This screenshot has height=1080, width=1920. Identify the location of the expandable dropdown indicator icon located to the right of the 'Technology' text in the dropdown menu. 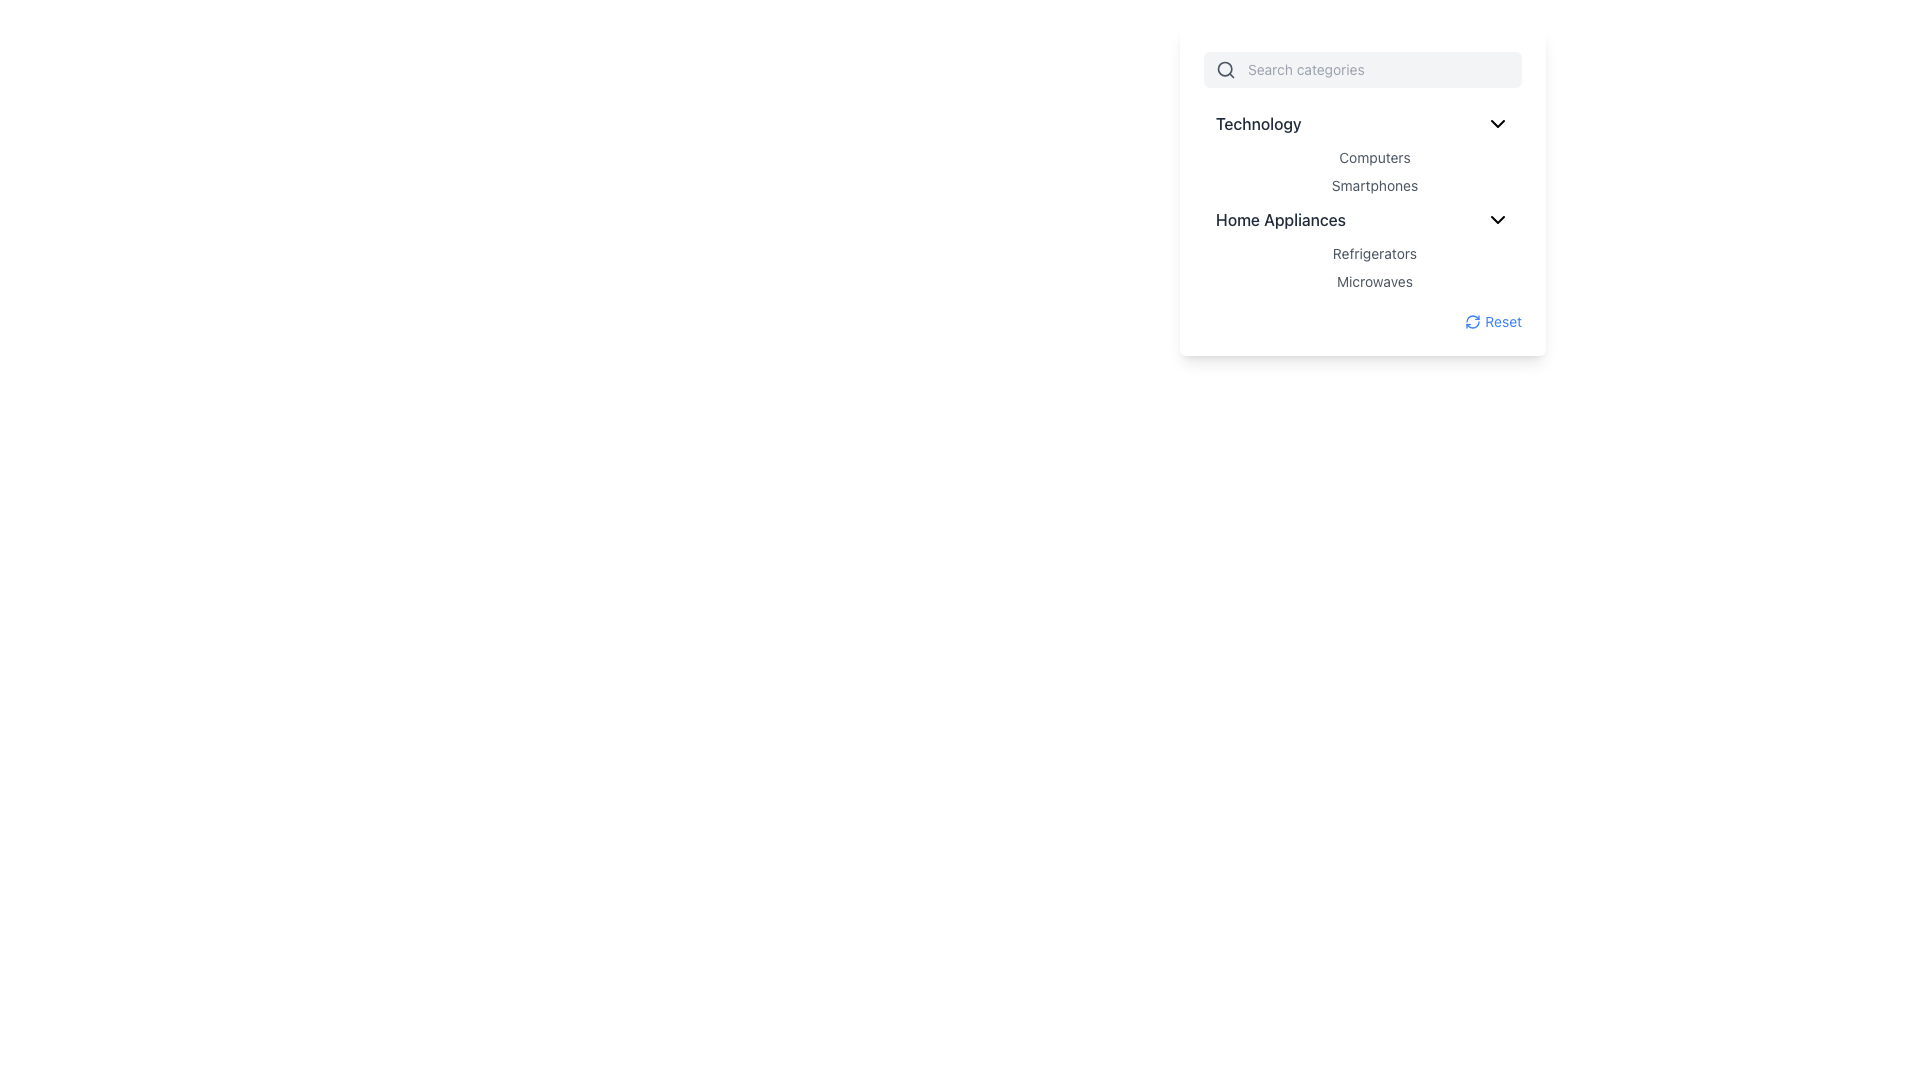
(1497, 123).